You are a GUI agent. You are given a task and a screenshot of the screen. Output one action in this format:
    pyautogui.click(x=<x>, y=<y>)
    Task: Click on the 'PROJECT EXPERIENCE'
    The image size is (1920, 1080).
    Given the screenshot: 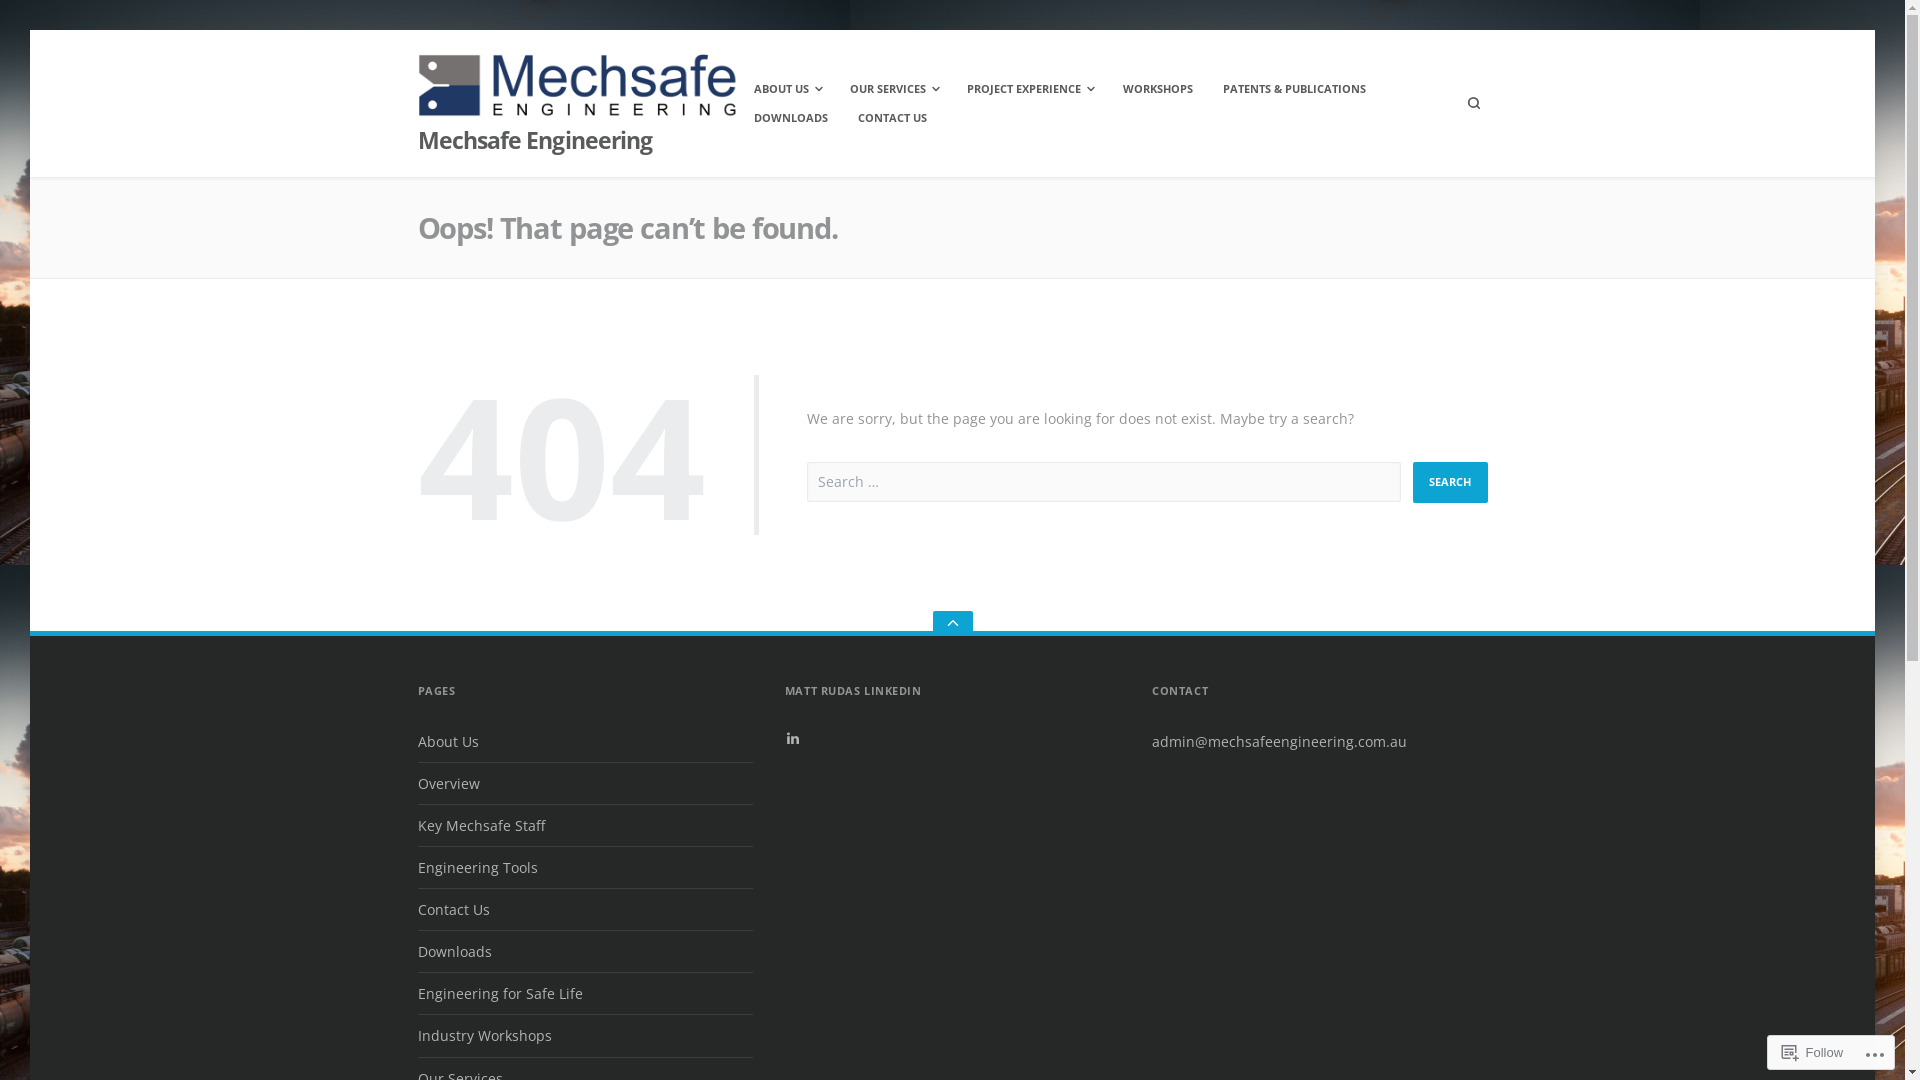 What is the action you would take?
    pyautogui.click(x=1029, y=87)
    